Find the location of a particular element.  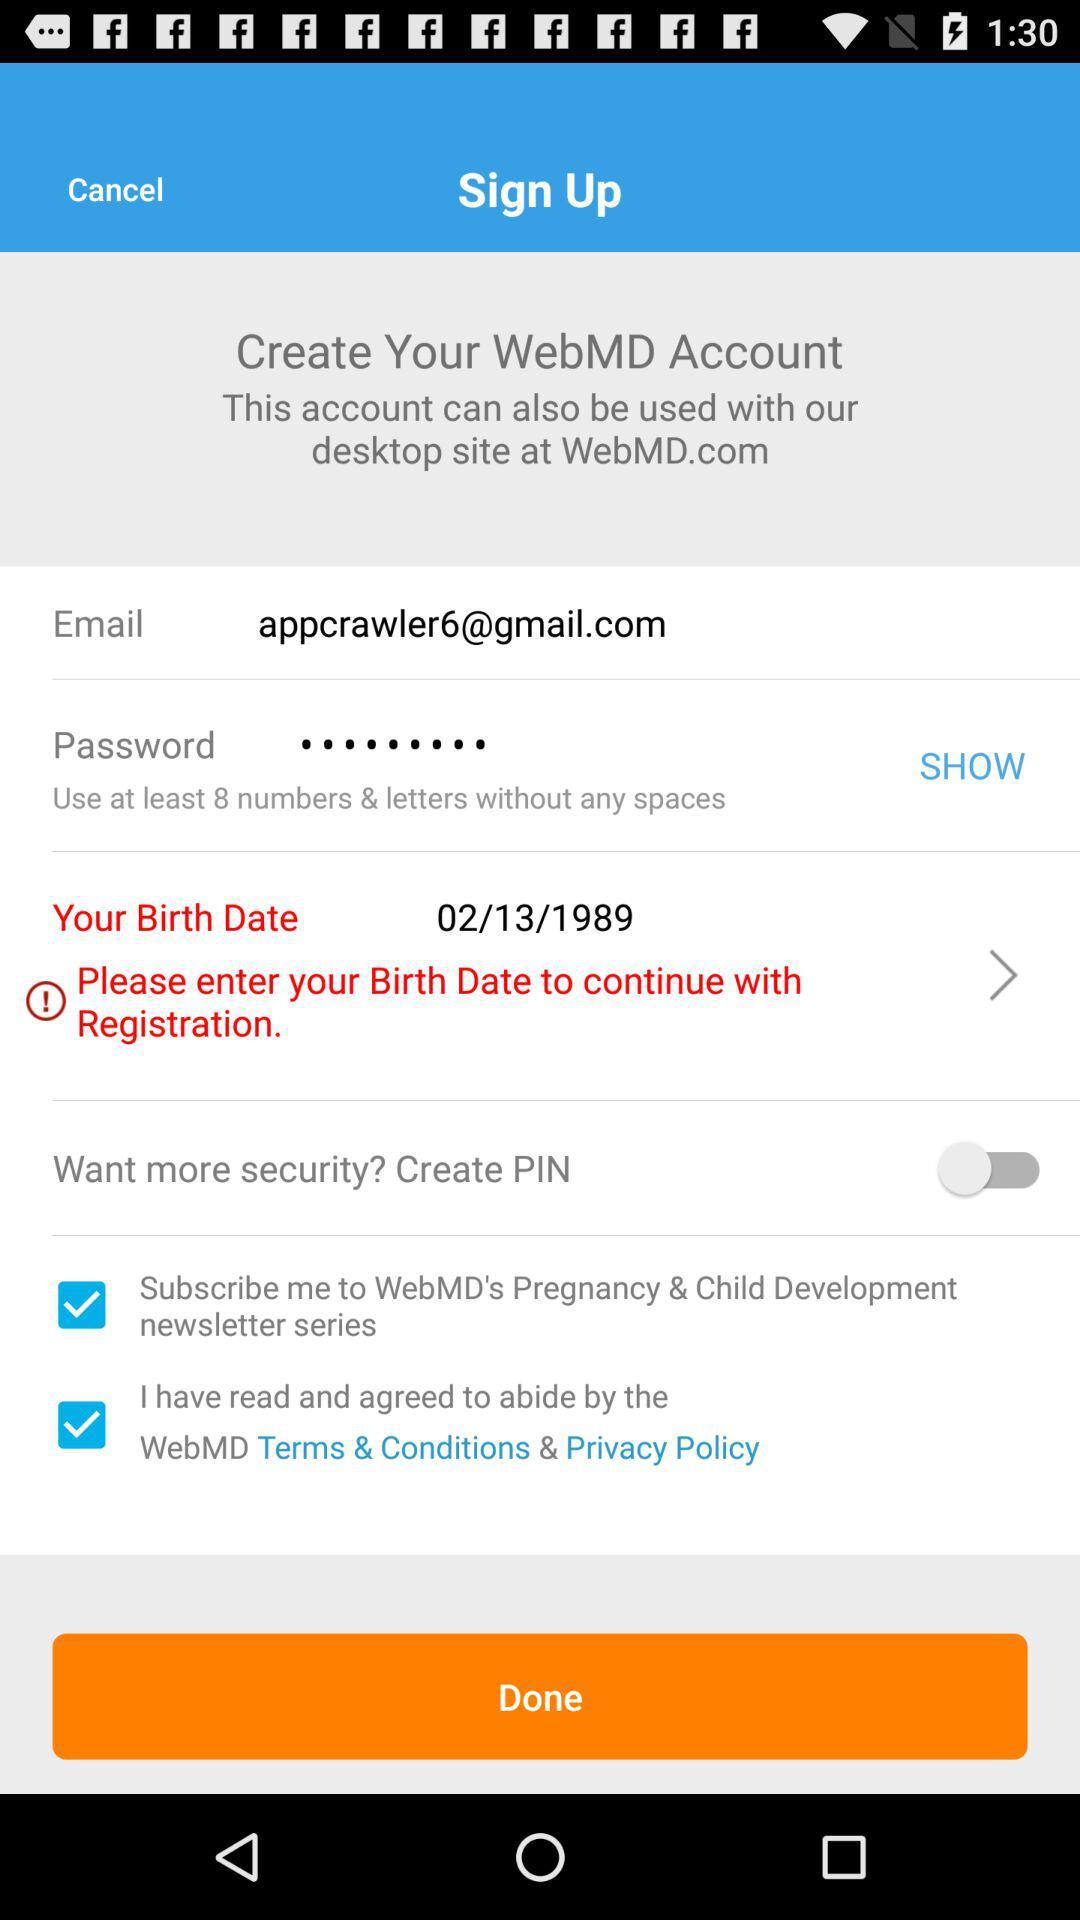

item next to the your birth date icon is located at coordinates (696, 915).